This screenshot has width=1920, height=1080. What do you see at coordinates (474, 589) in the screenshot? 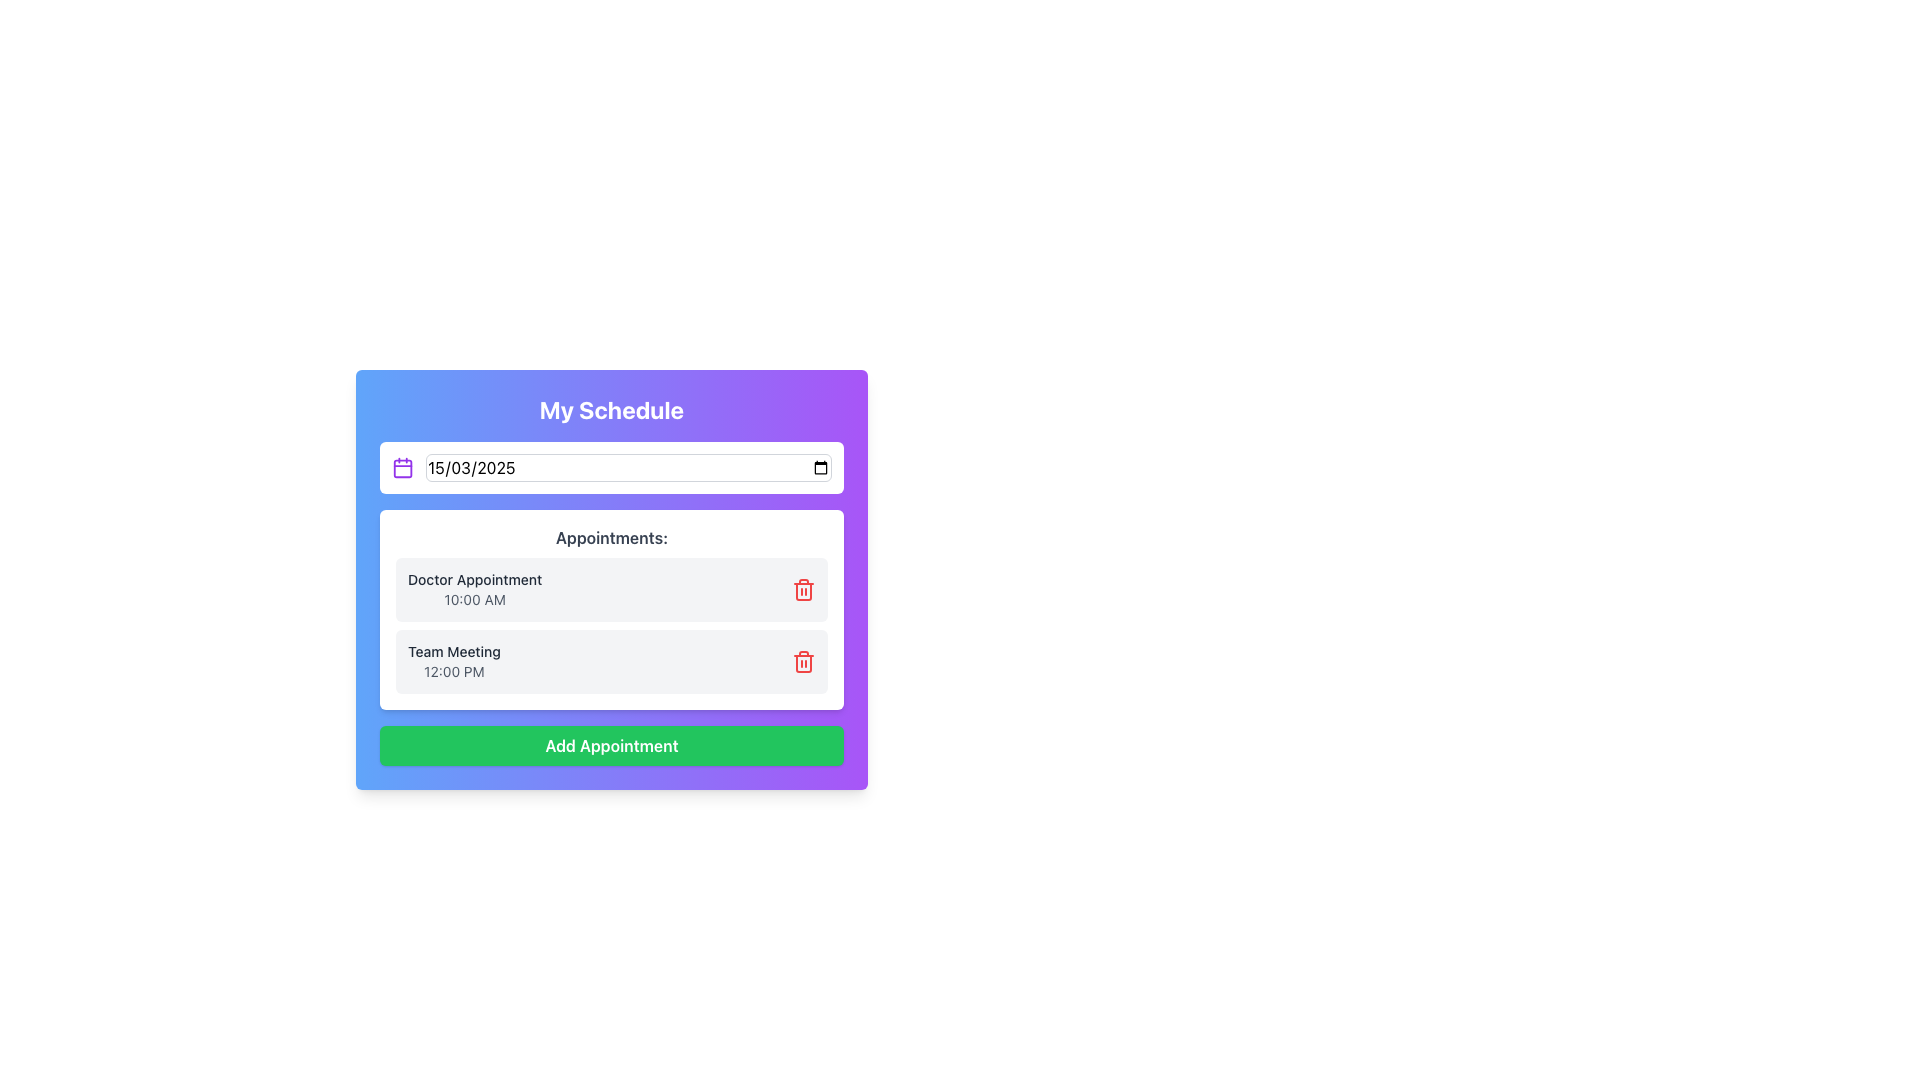
I see `the text label titled 'Doctor Appointment' that displays the time '10:00 AM', which is positioned within a light-gray background panel near the top-left corner of the appointment block` at bounding box center [474, 589].